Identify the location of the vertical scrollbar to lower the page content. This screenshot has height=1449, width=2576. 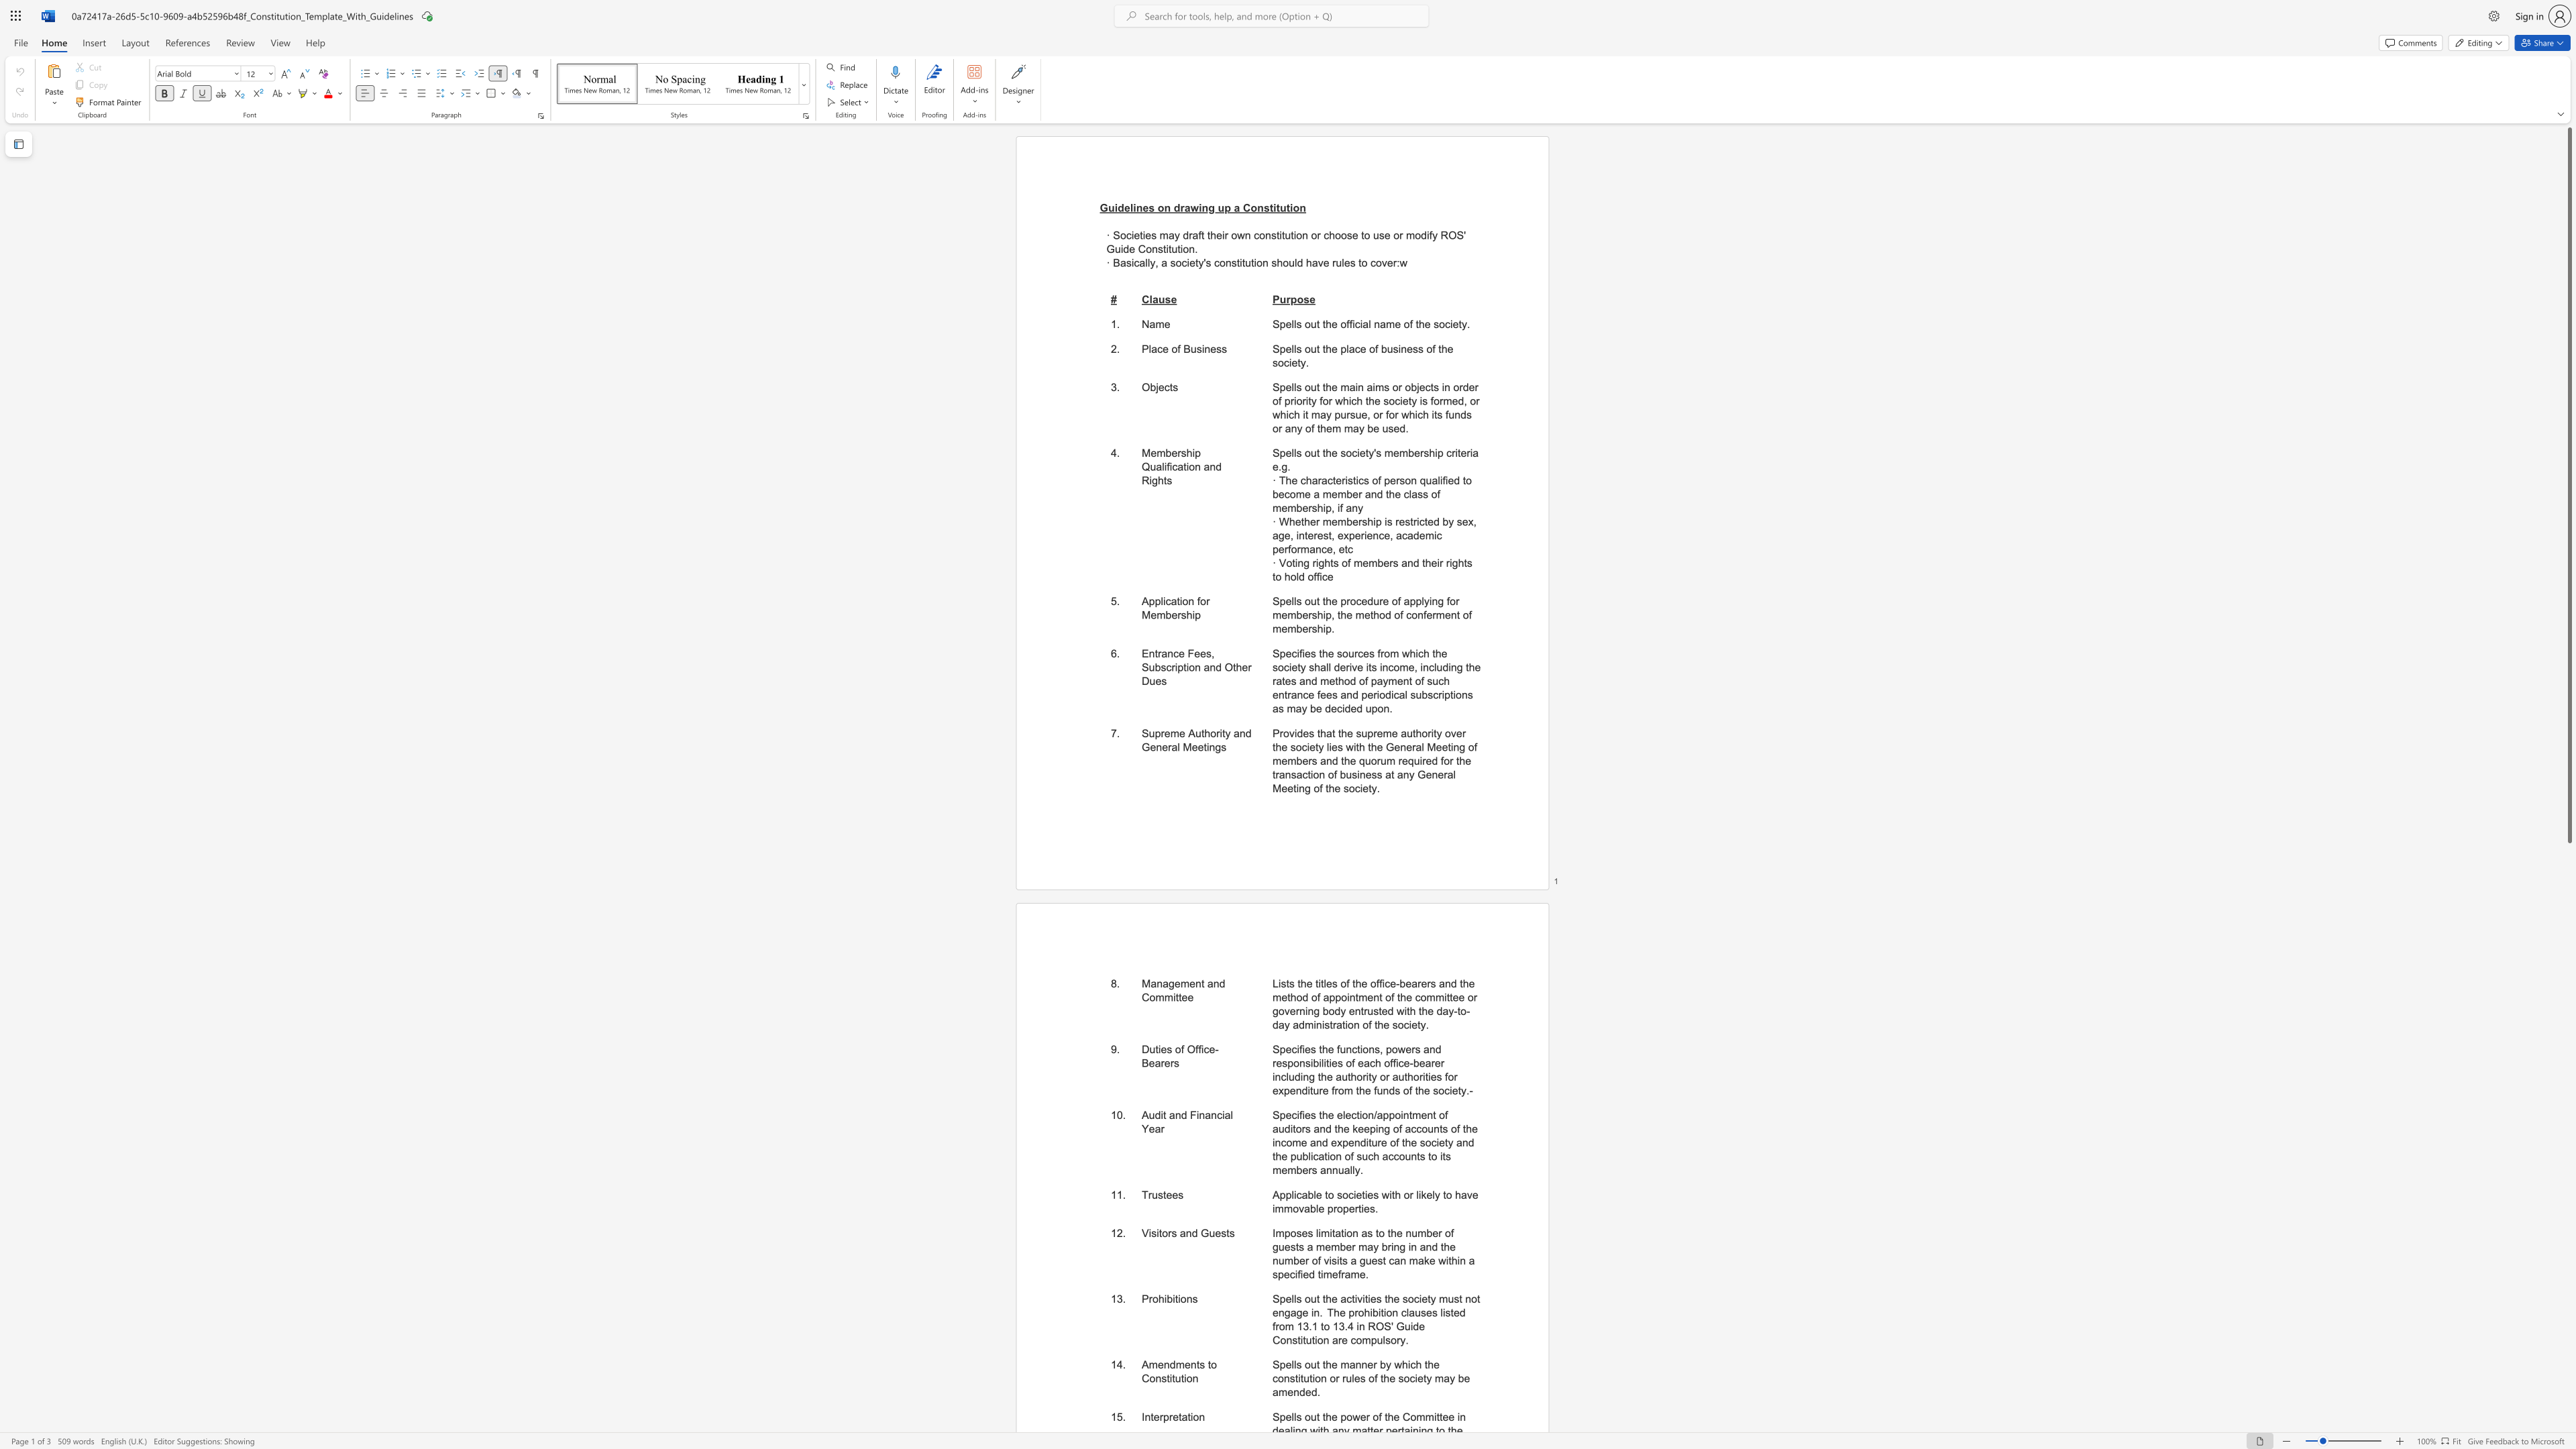
(2568, 1360).